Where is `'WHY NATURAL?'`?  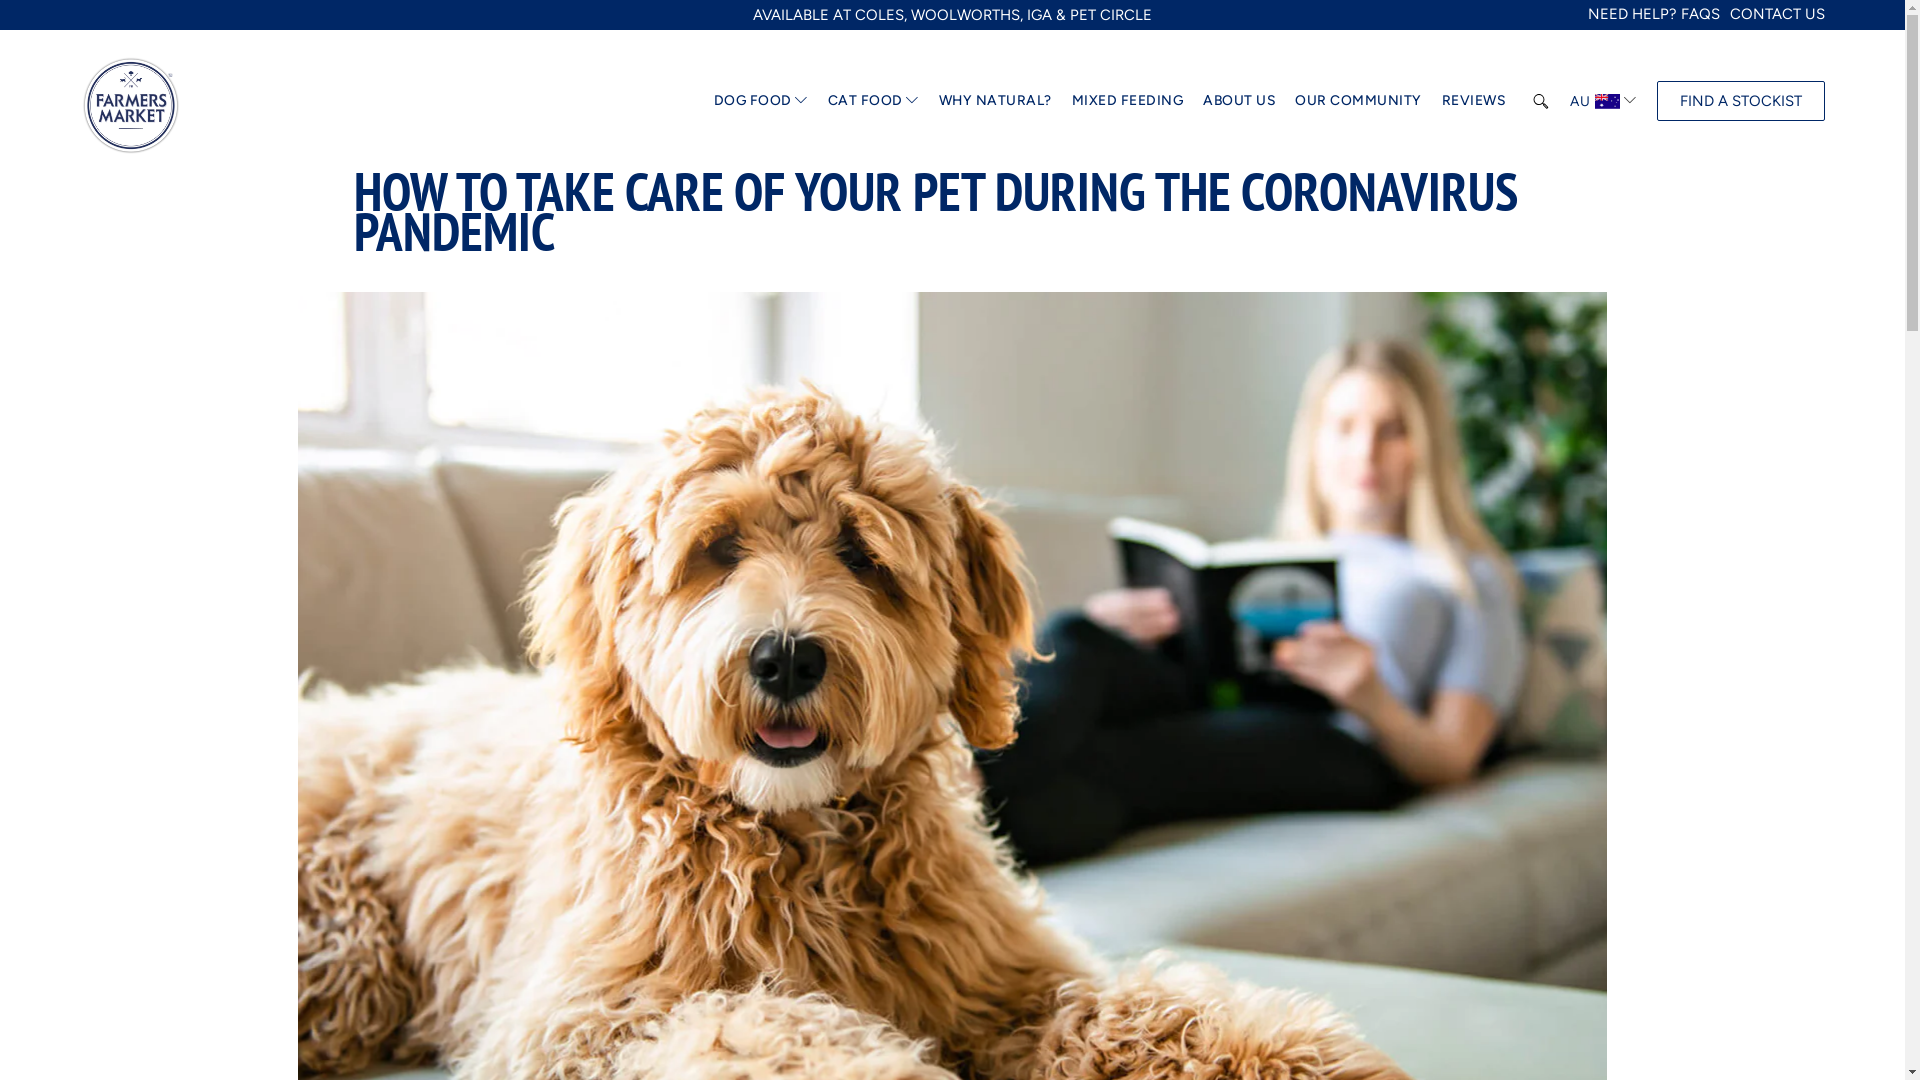 'WHY NATURAL?' is located at coordinates (995, 100).